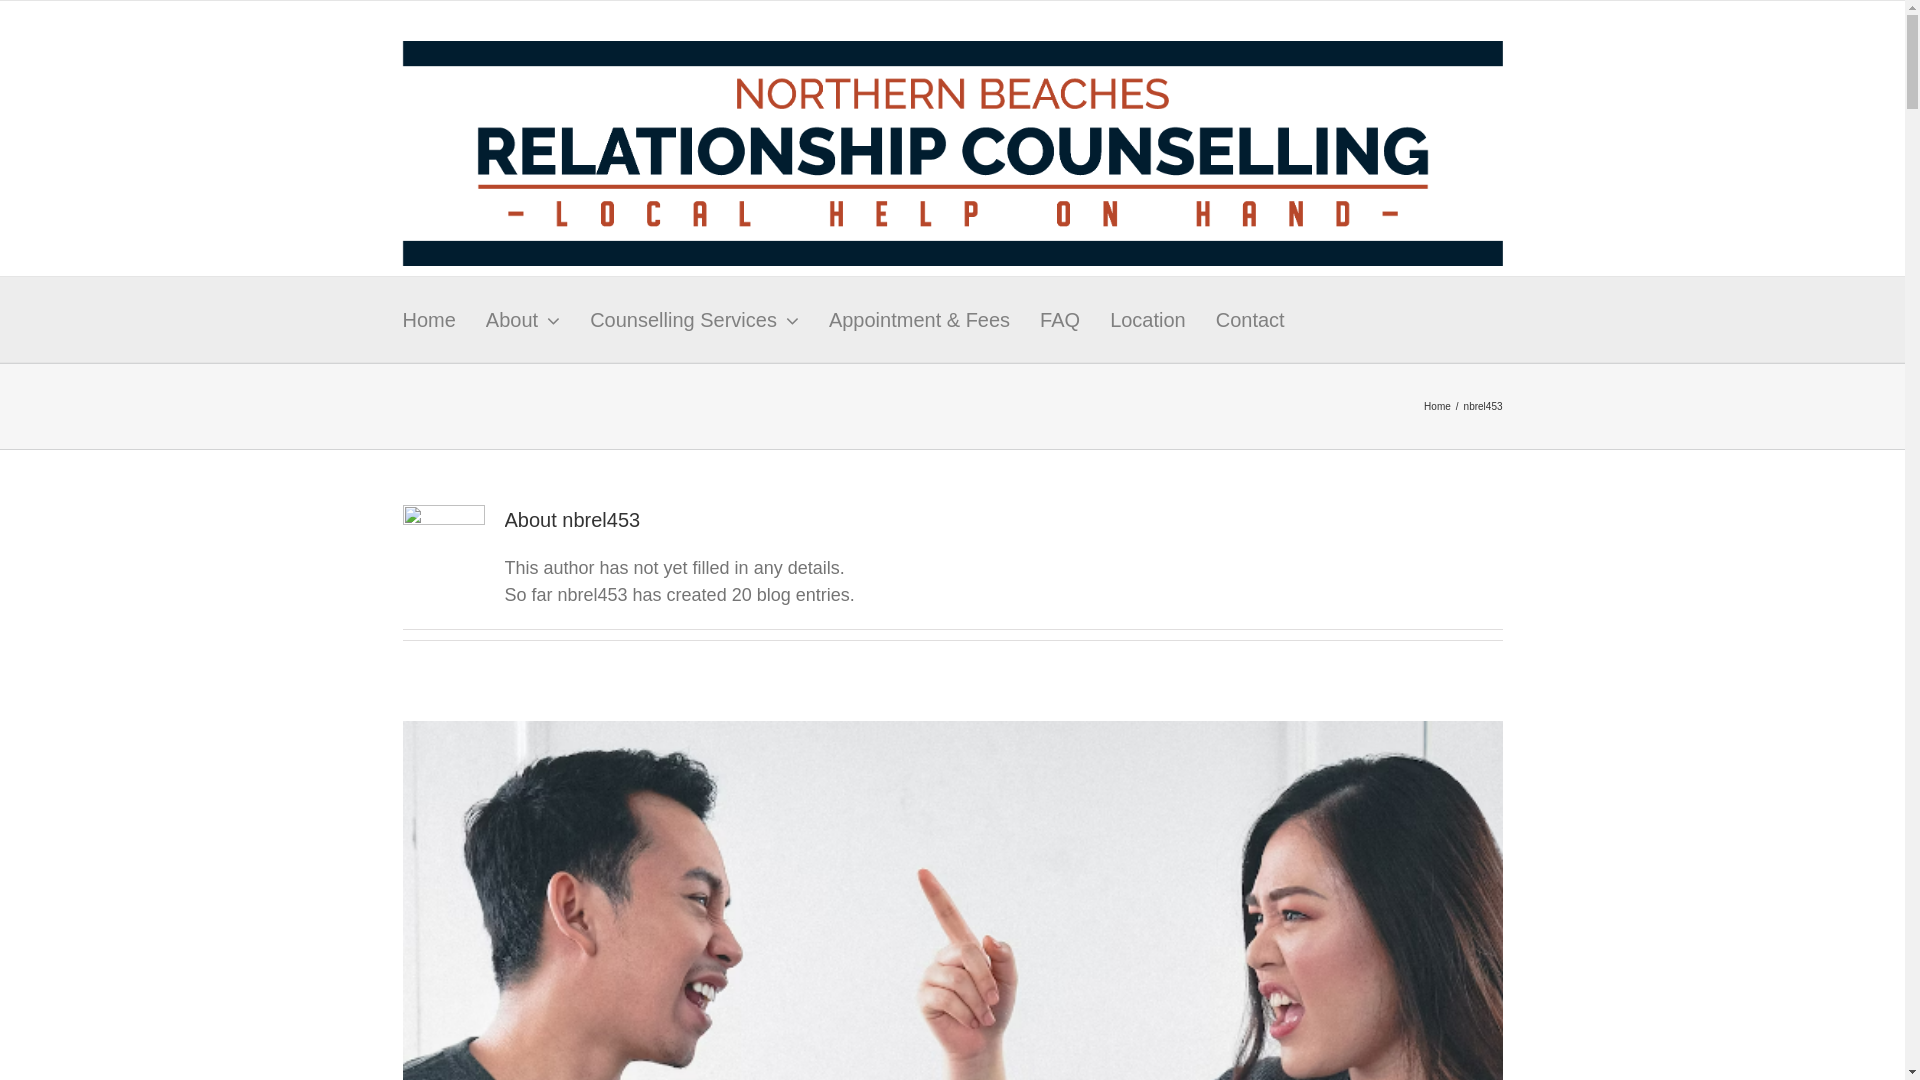  I want to click on 'Contact', so click(1249, 318).